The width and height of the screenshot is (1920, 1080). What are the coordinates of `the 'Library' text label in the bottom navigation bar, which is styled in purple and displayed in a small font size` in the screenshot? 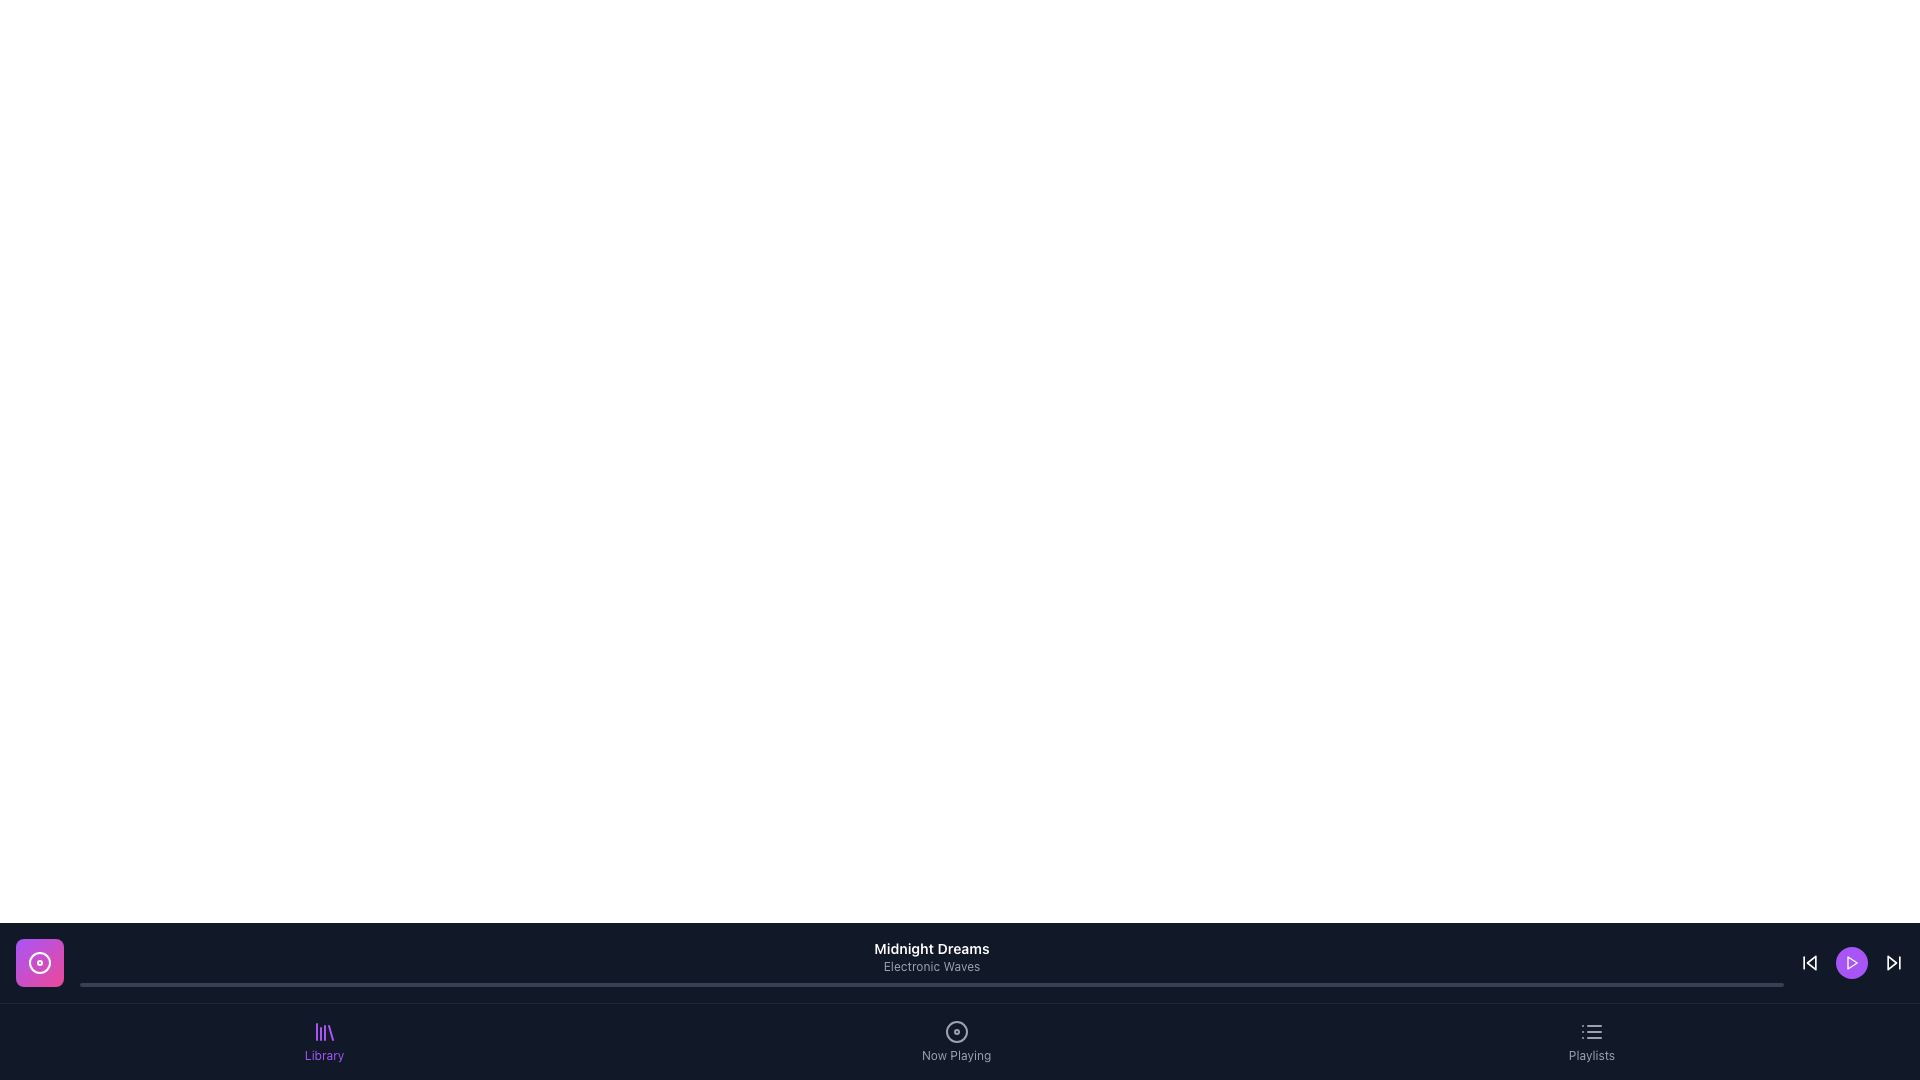 It's located at (324, 1055).